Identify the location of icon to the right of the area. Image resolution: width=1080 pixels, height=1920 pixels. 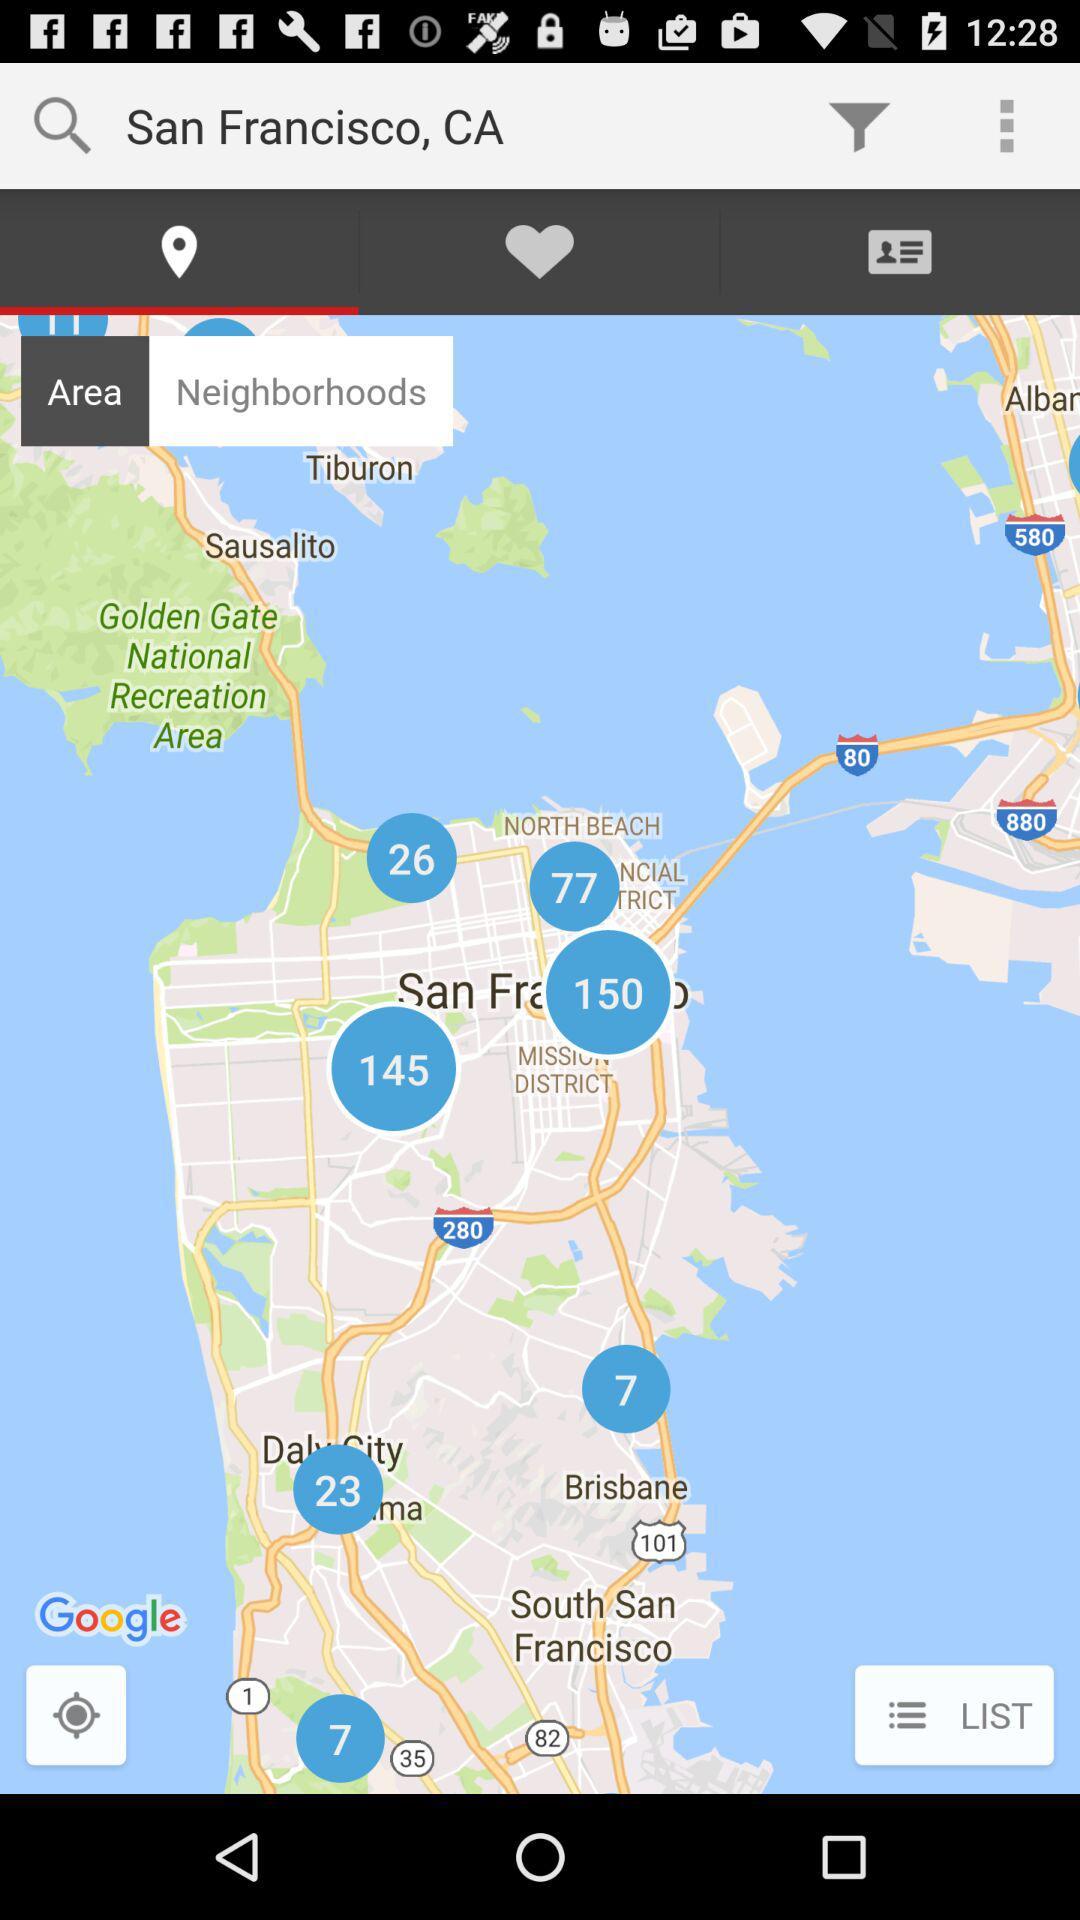
(301, 391).